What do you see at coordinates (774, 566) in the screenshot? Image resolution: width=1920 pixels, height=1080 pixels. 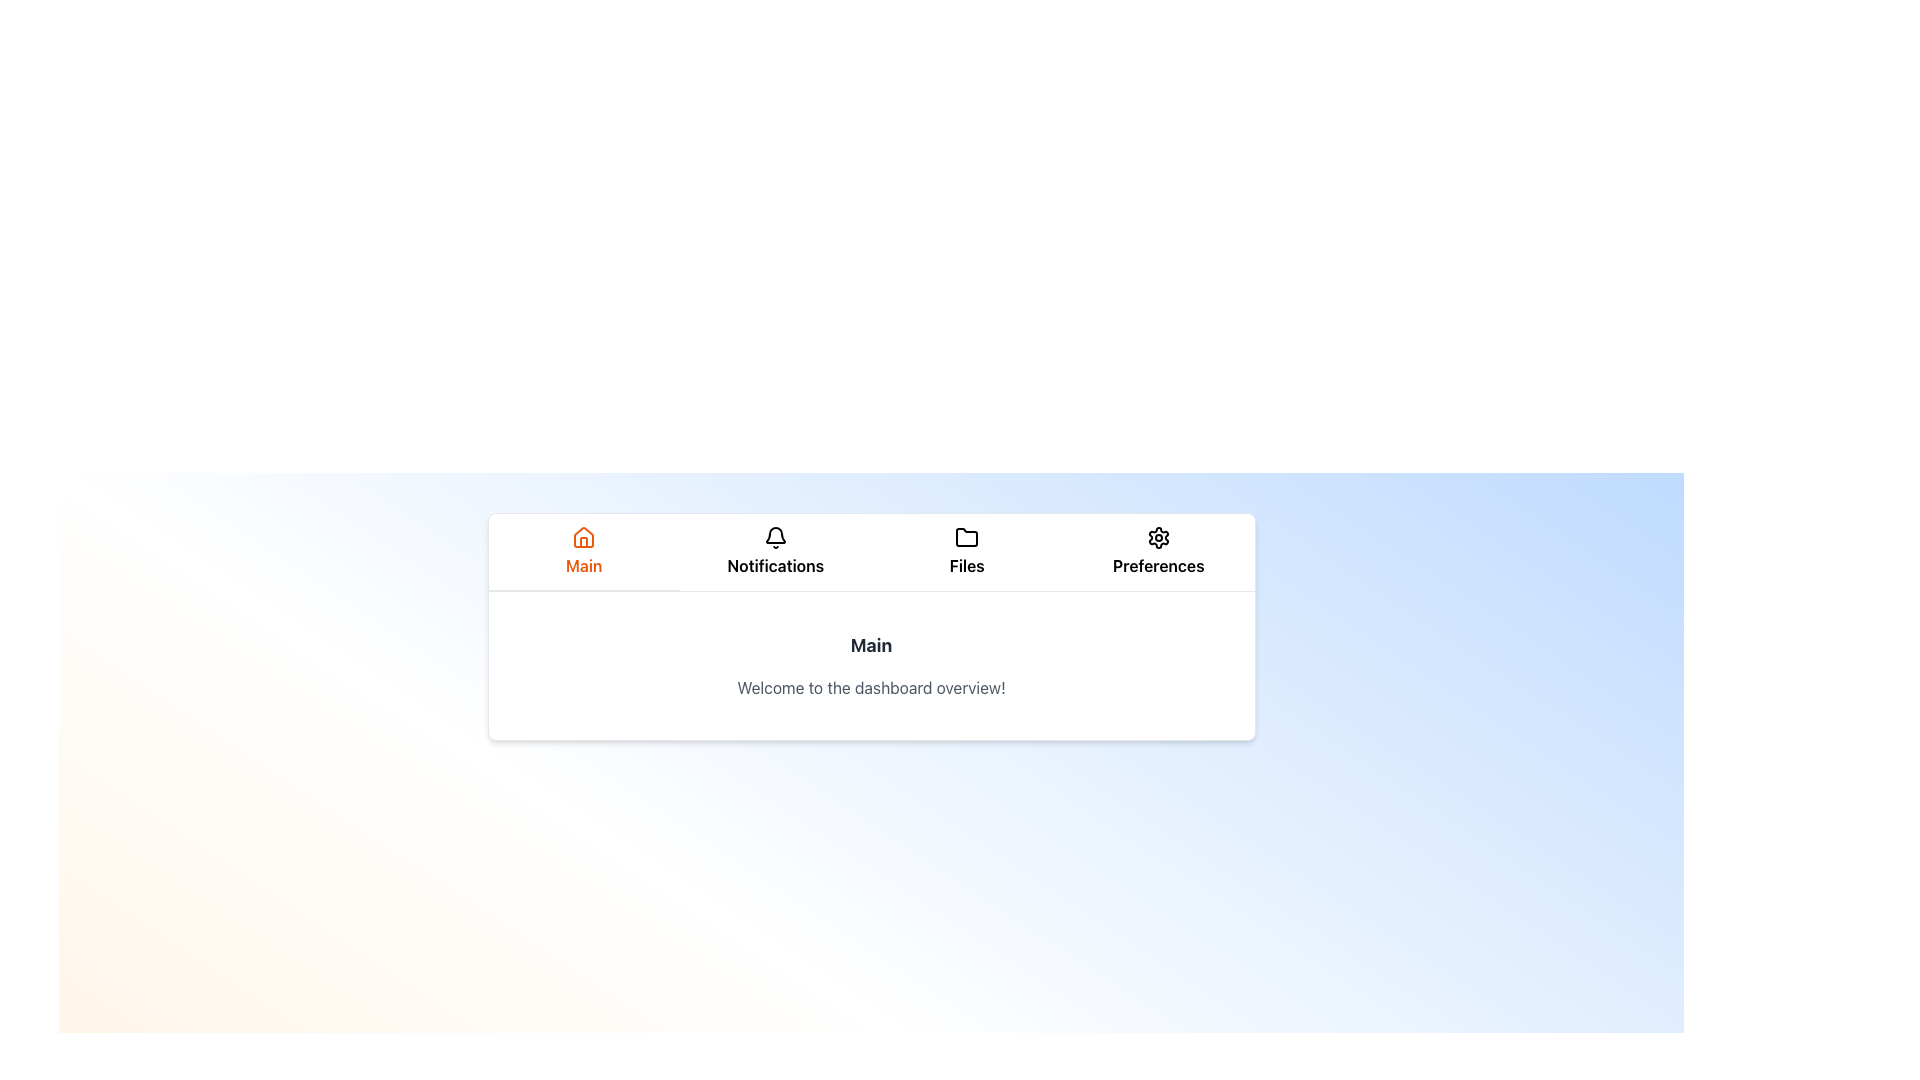 I see `the 'Notifications' text label located in the horizontal navigation bar, positioned below the bell icon` at bounding box center [774, 566].